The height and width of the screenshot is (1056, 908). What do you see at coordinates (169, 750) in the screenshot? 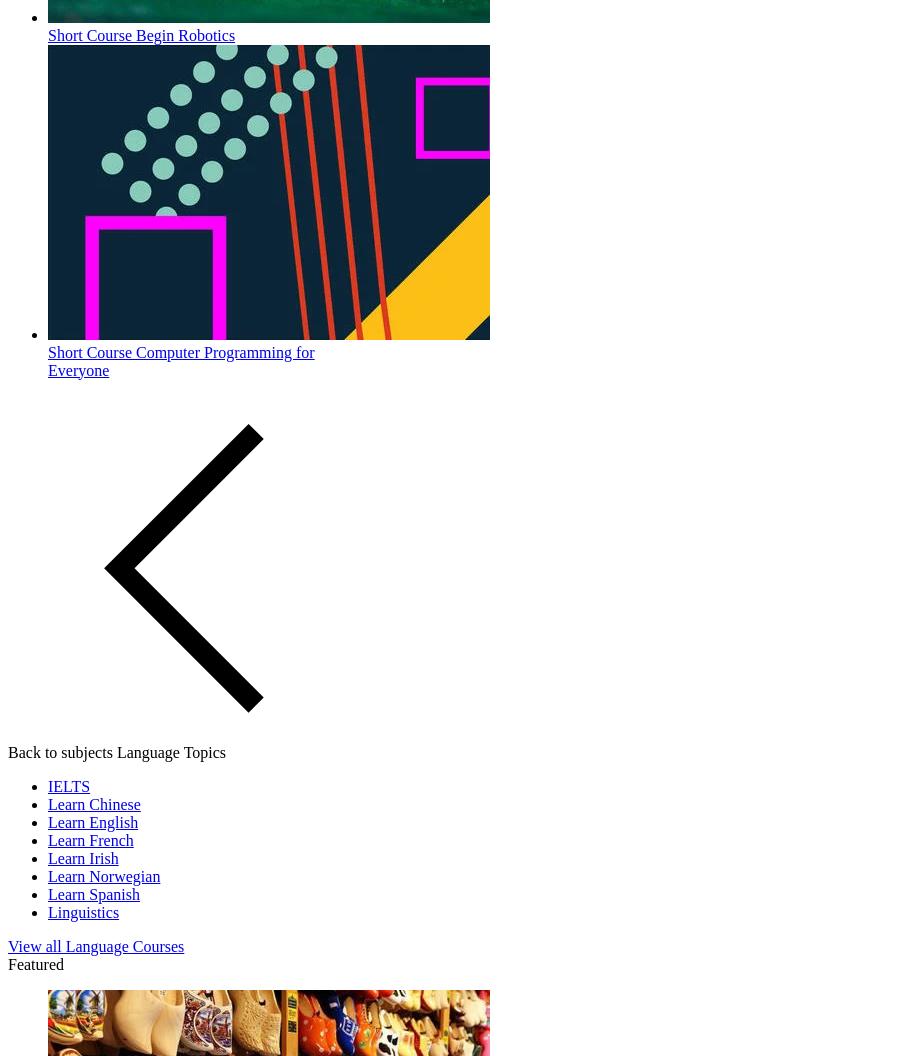
I see `'Language Topics'` at bounding box center [169, 750].